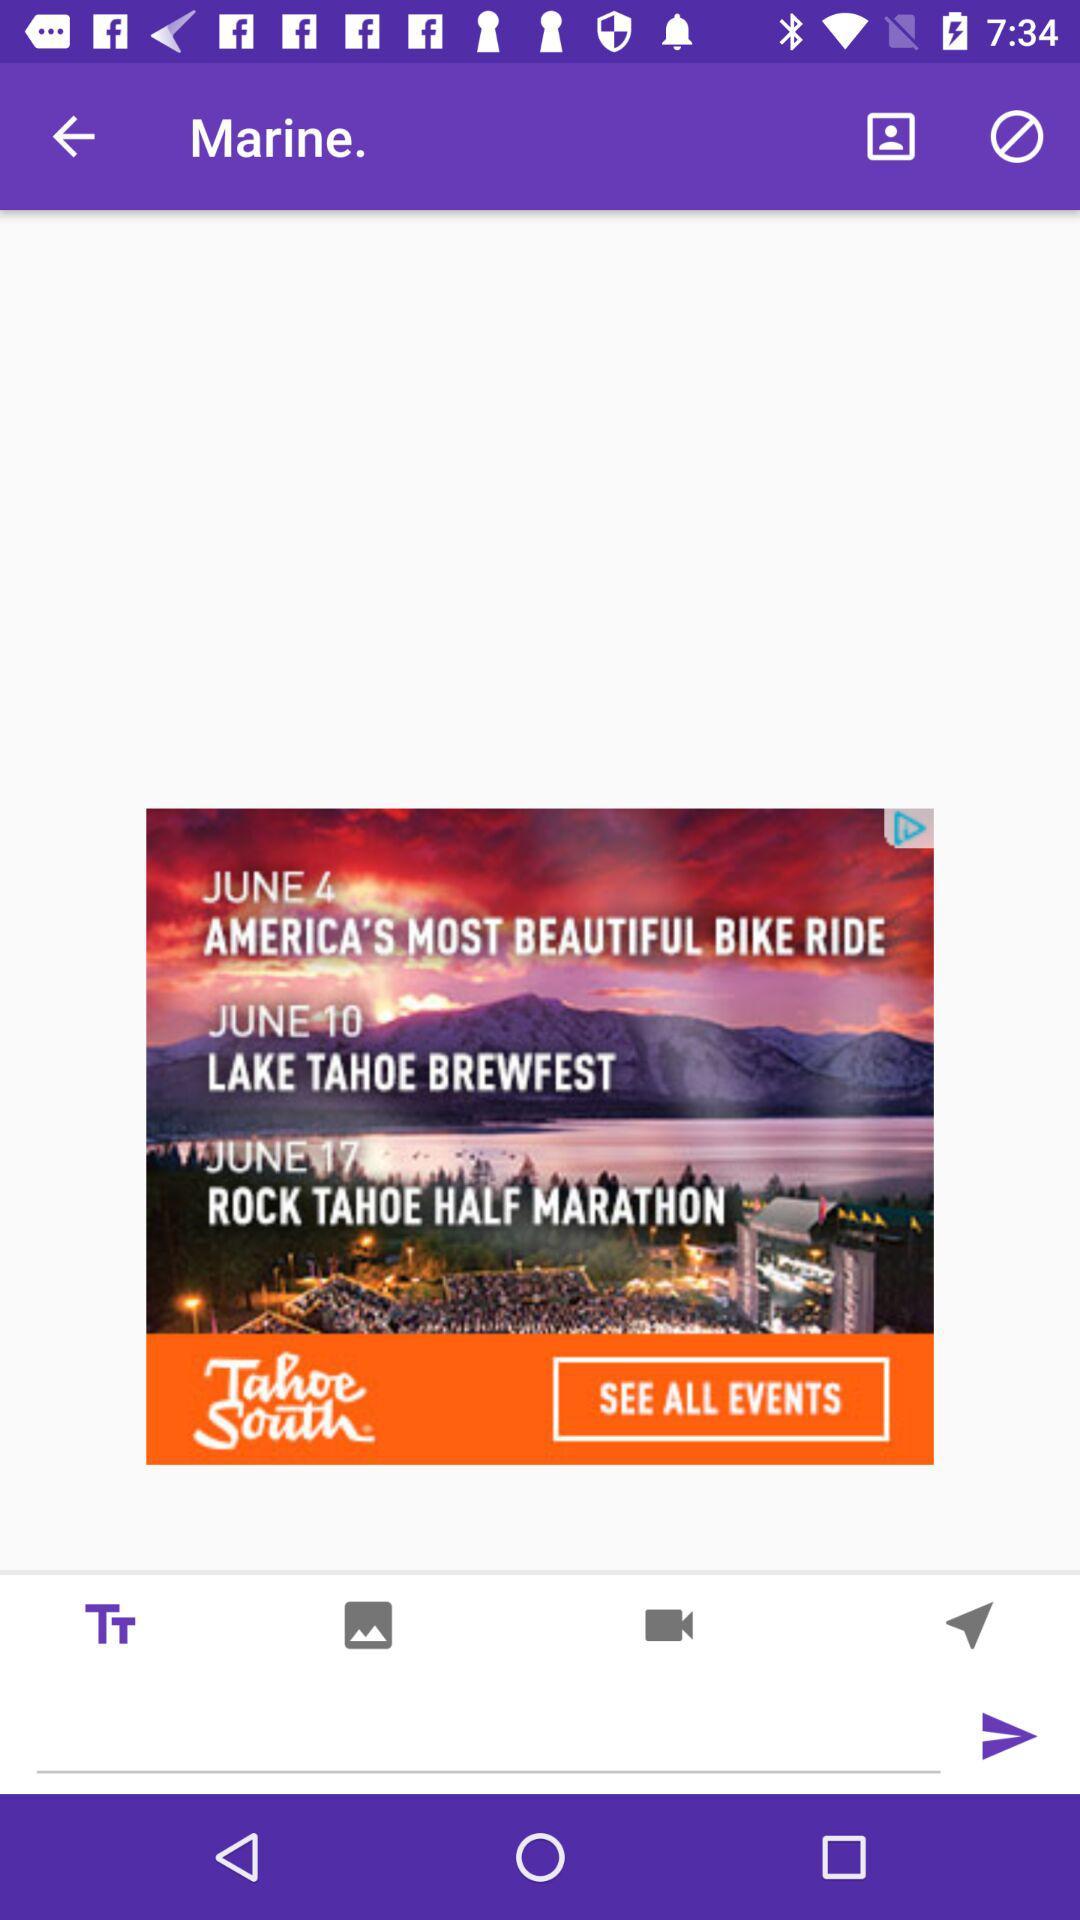  Describe the element at coordinates (1008, 1735) in the screenshot. I see `go back` at that location.